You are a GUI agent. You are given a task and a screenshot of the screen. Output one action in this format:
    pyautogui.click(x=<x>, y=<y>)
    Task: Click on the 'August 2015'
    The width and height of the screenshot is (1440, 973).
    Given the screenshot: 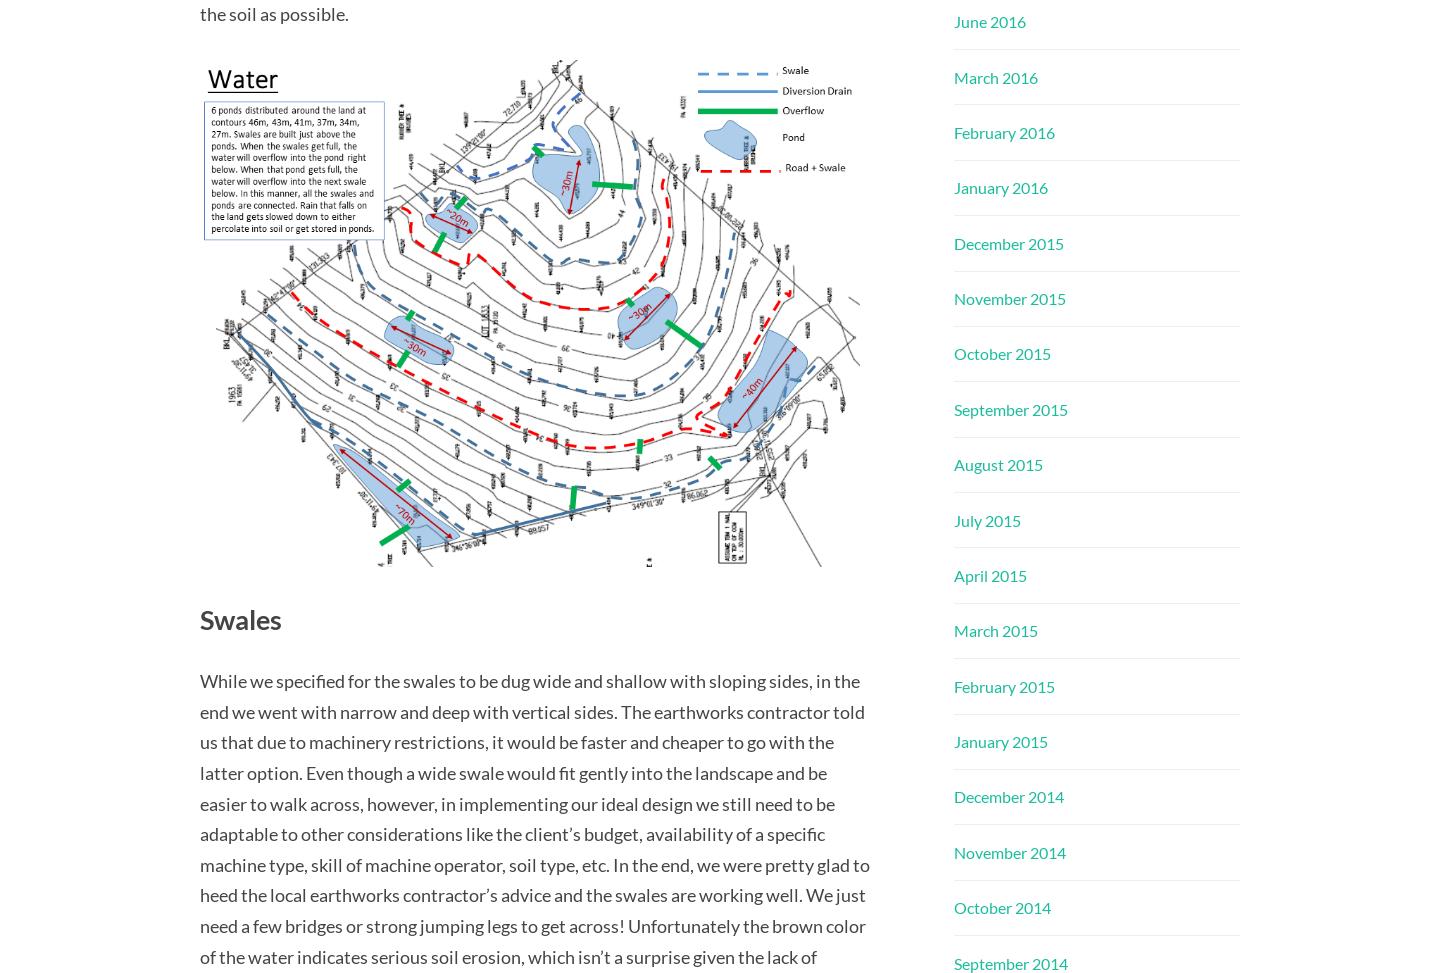 What is the action you would take?
    pyautogui.click(x=997, y=464)
    